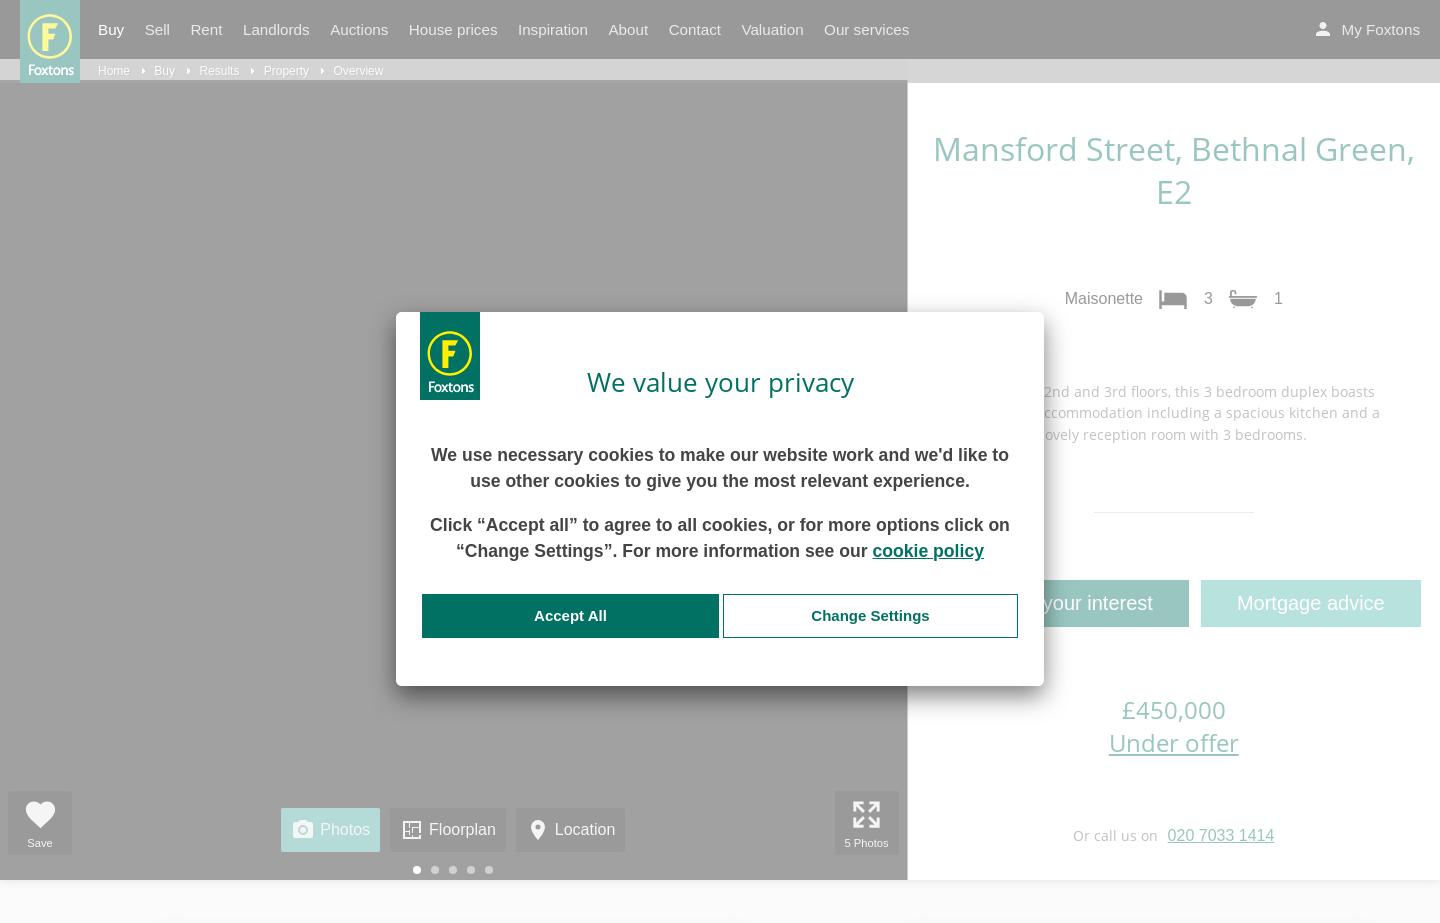 The height and width of the screenshot is (923, 1440). I want to click on 'Floorplan', so click(428, 828).